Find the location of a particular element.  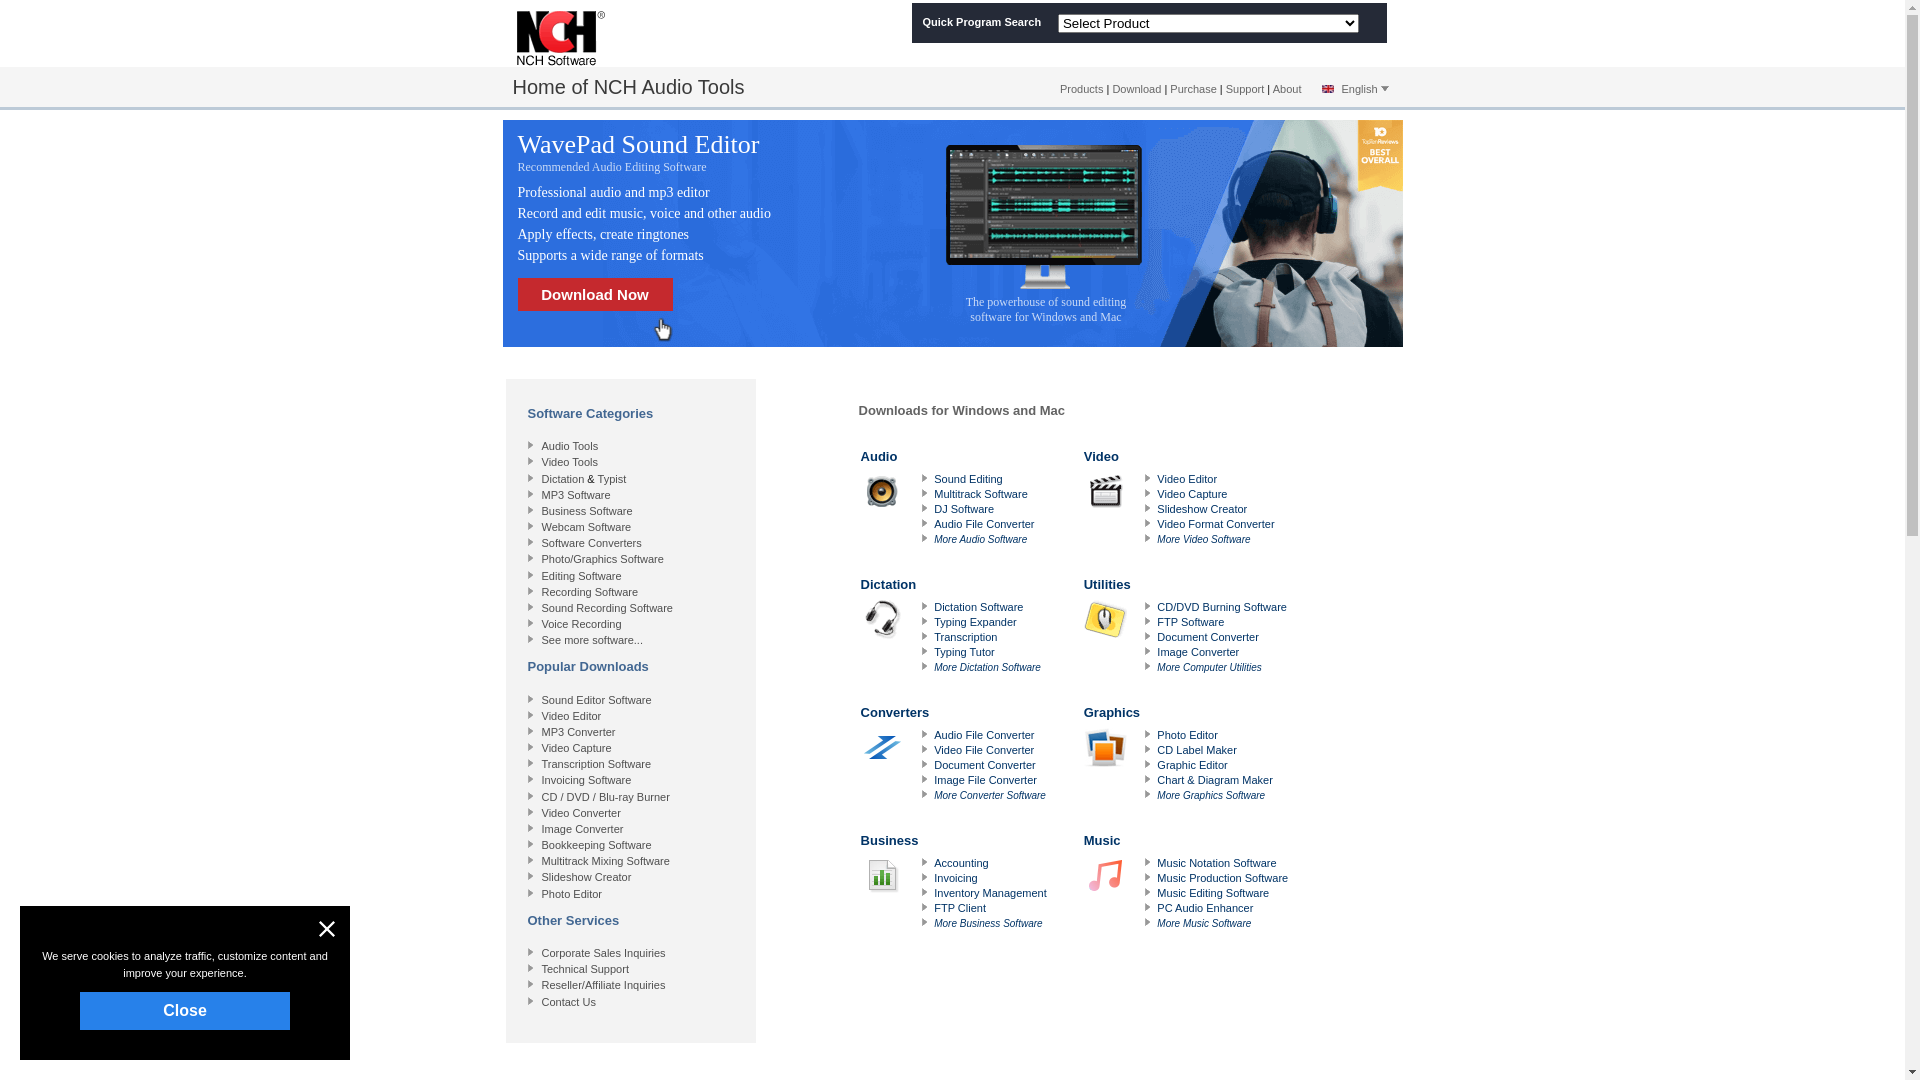

'Video Format Converter' is located at coordinates (1214, 523).